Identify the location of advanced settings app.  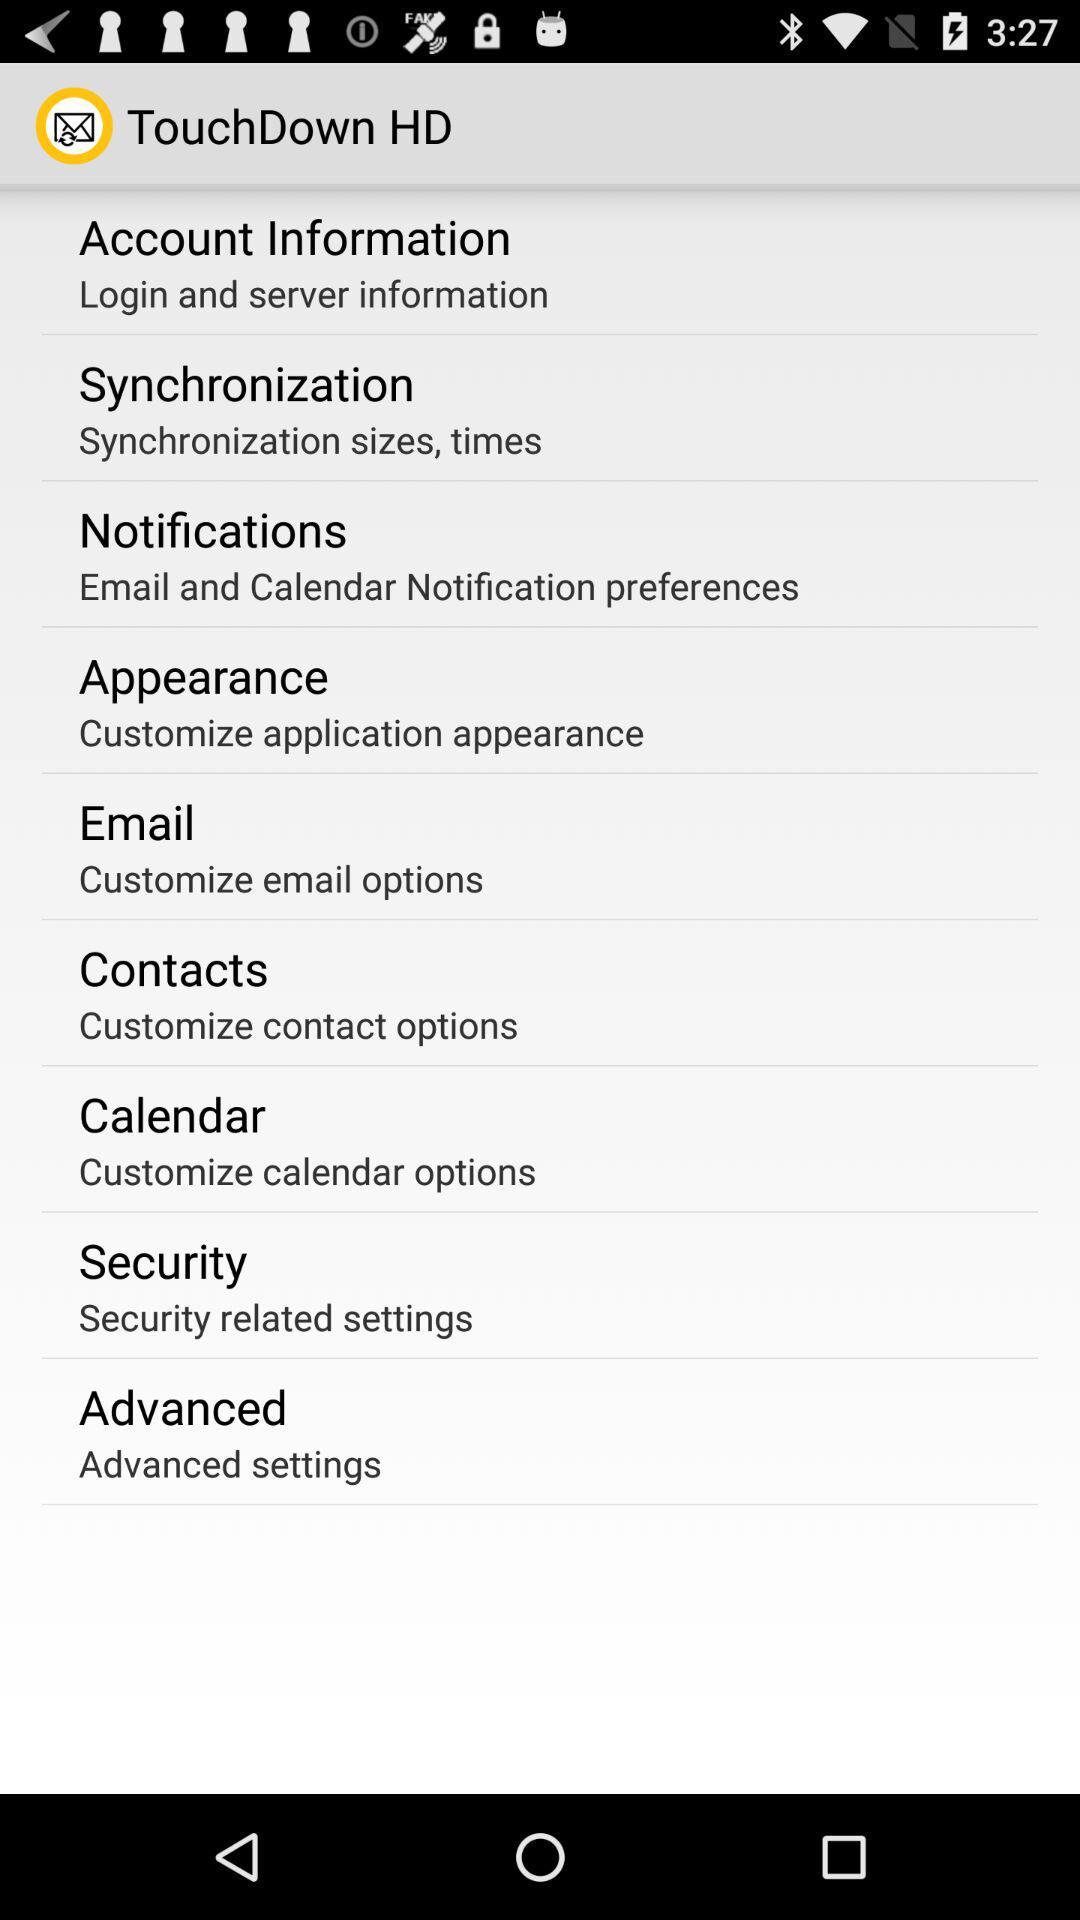
(229, 1463).